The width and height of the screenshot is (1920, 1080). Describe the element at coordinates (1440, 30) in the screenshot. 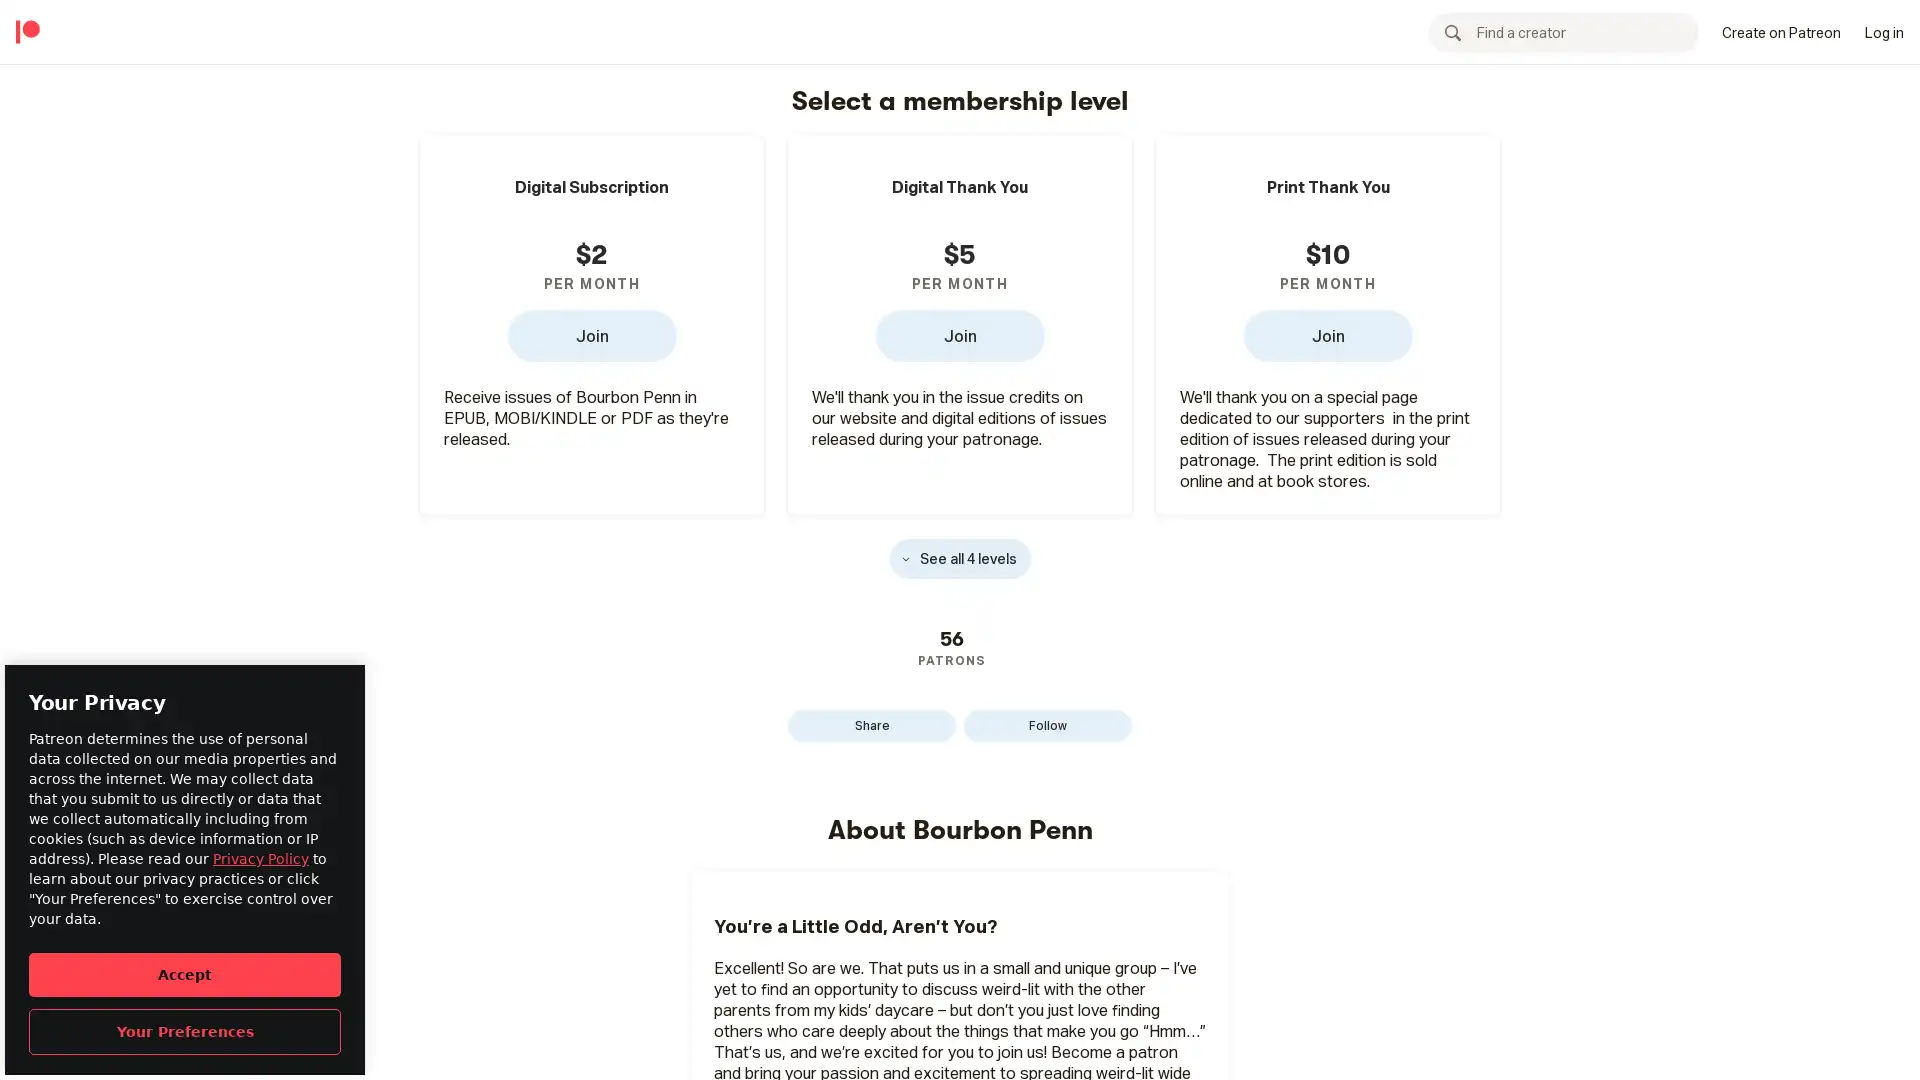

I see `Become a patron` at that location.